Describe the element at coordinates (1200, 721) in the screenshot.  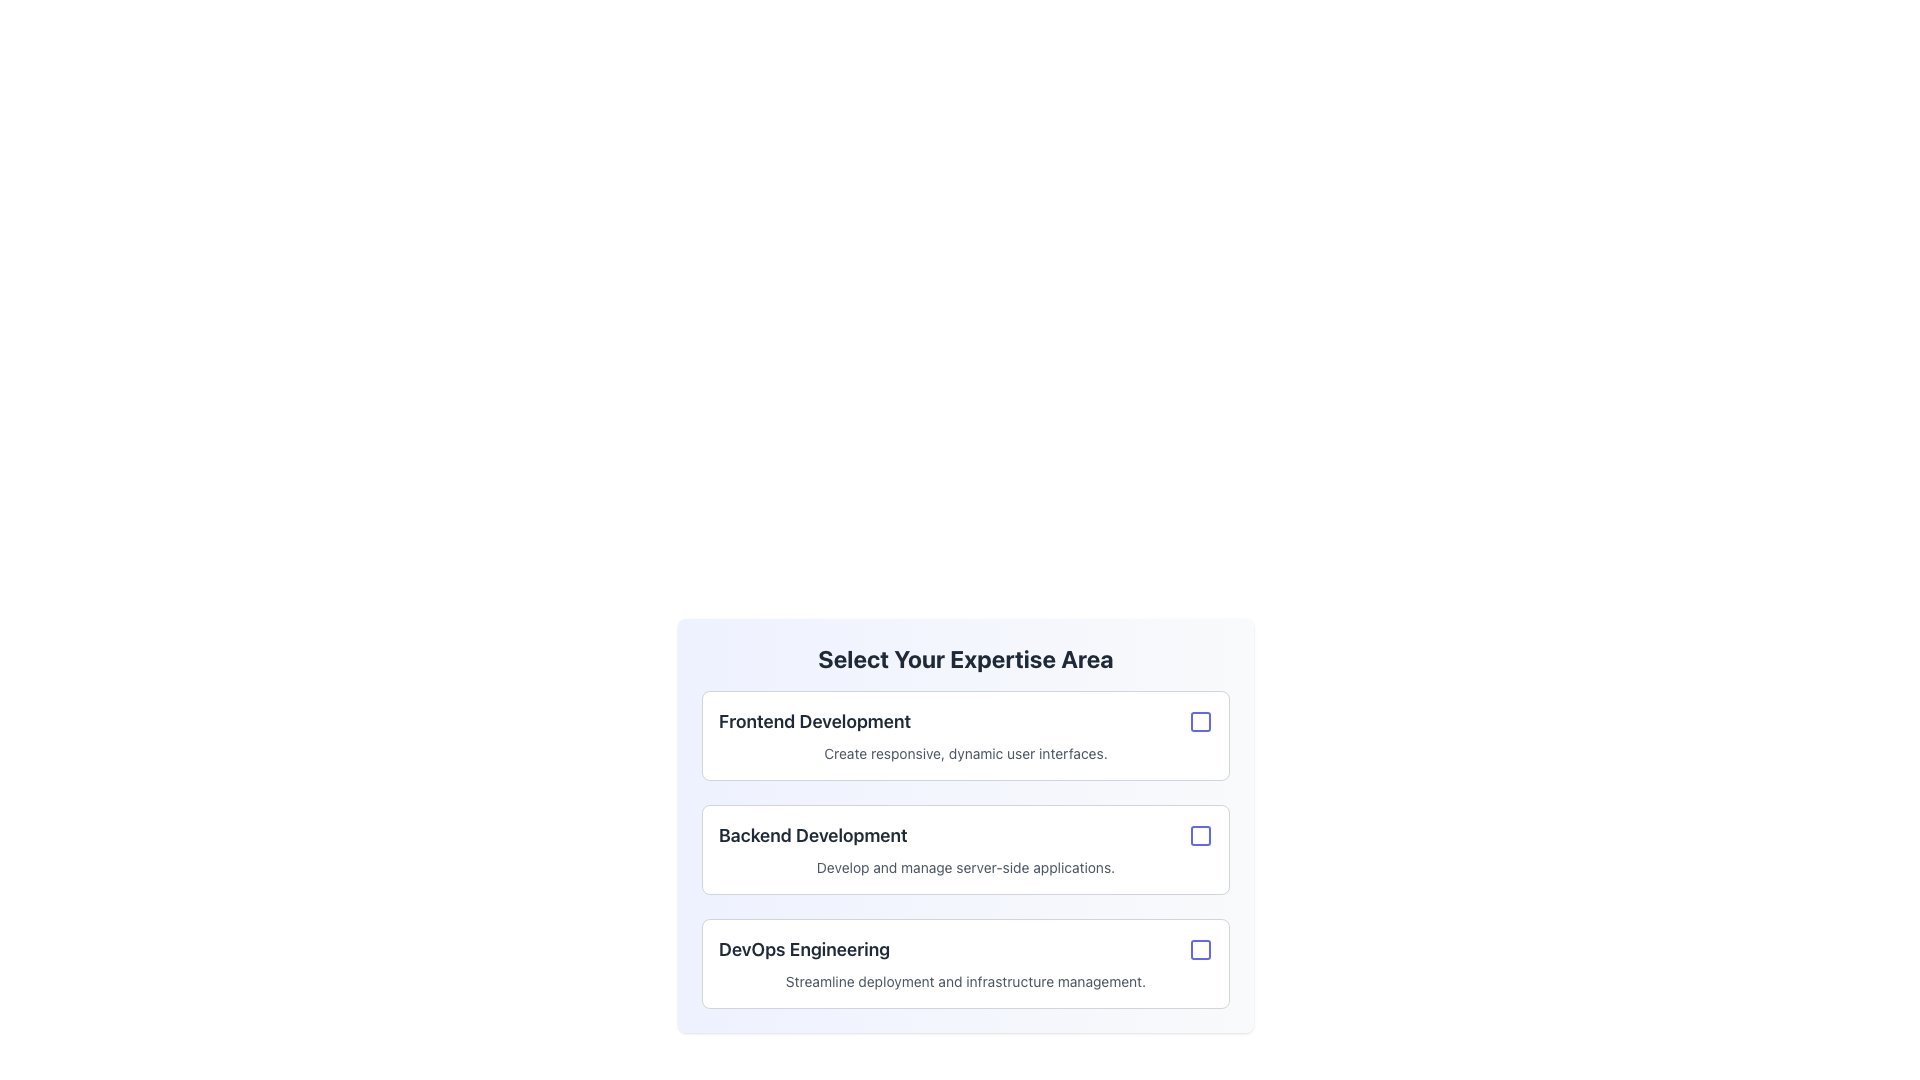
I see `the checkbox located in the 'Frontend Development' section` at that location.